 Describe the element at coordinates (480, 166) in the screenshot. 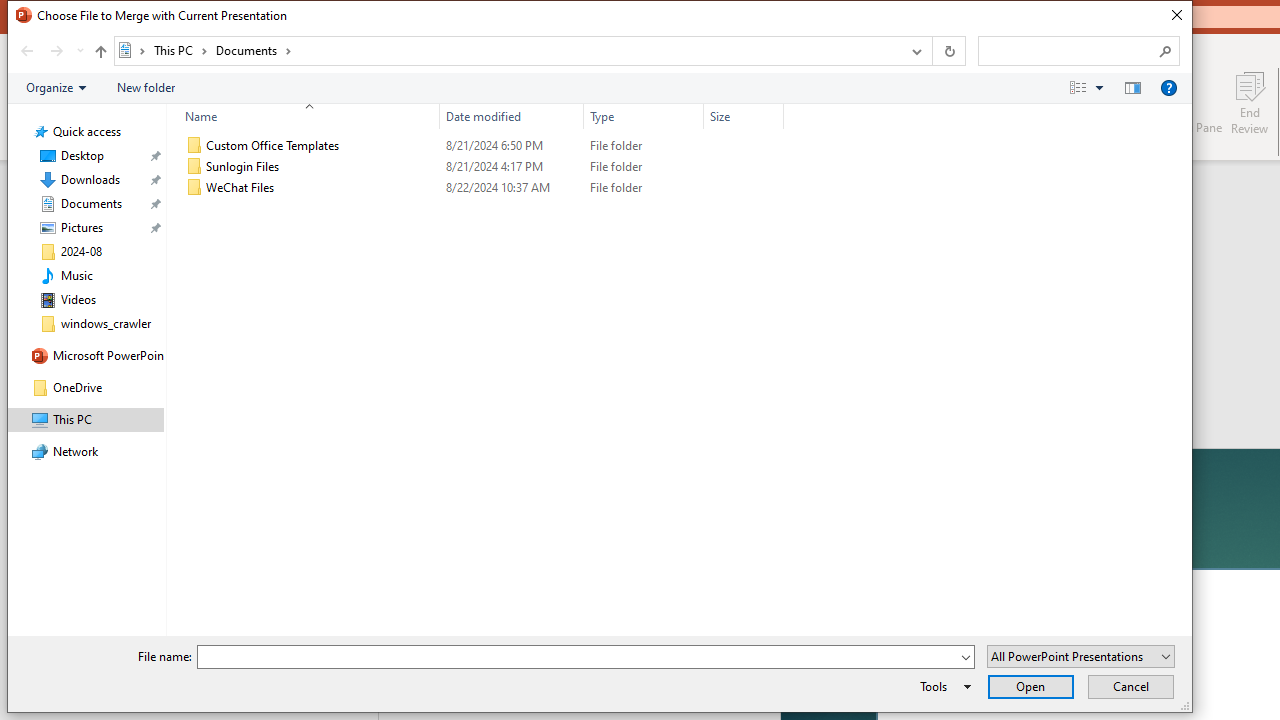

I see `'Sunlogin Files'` at that location.